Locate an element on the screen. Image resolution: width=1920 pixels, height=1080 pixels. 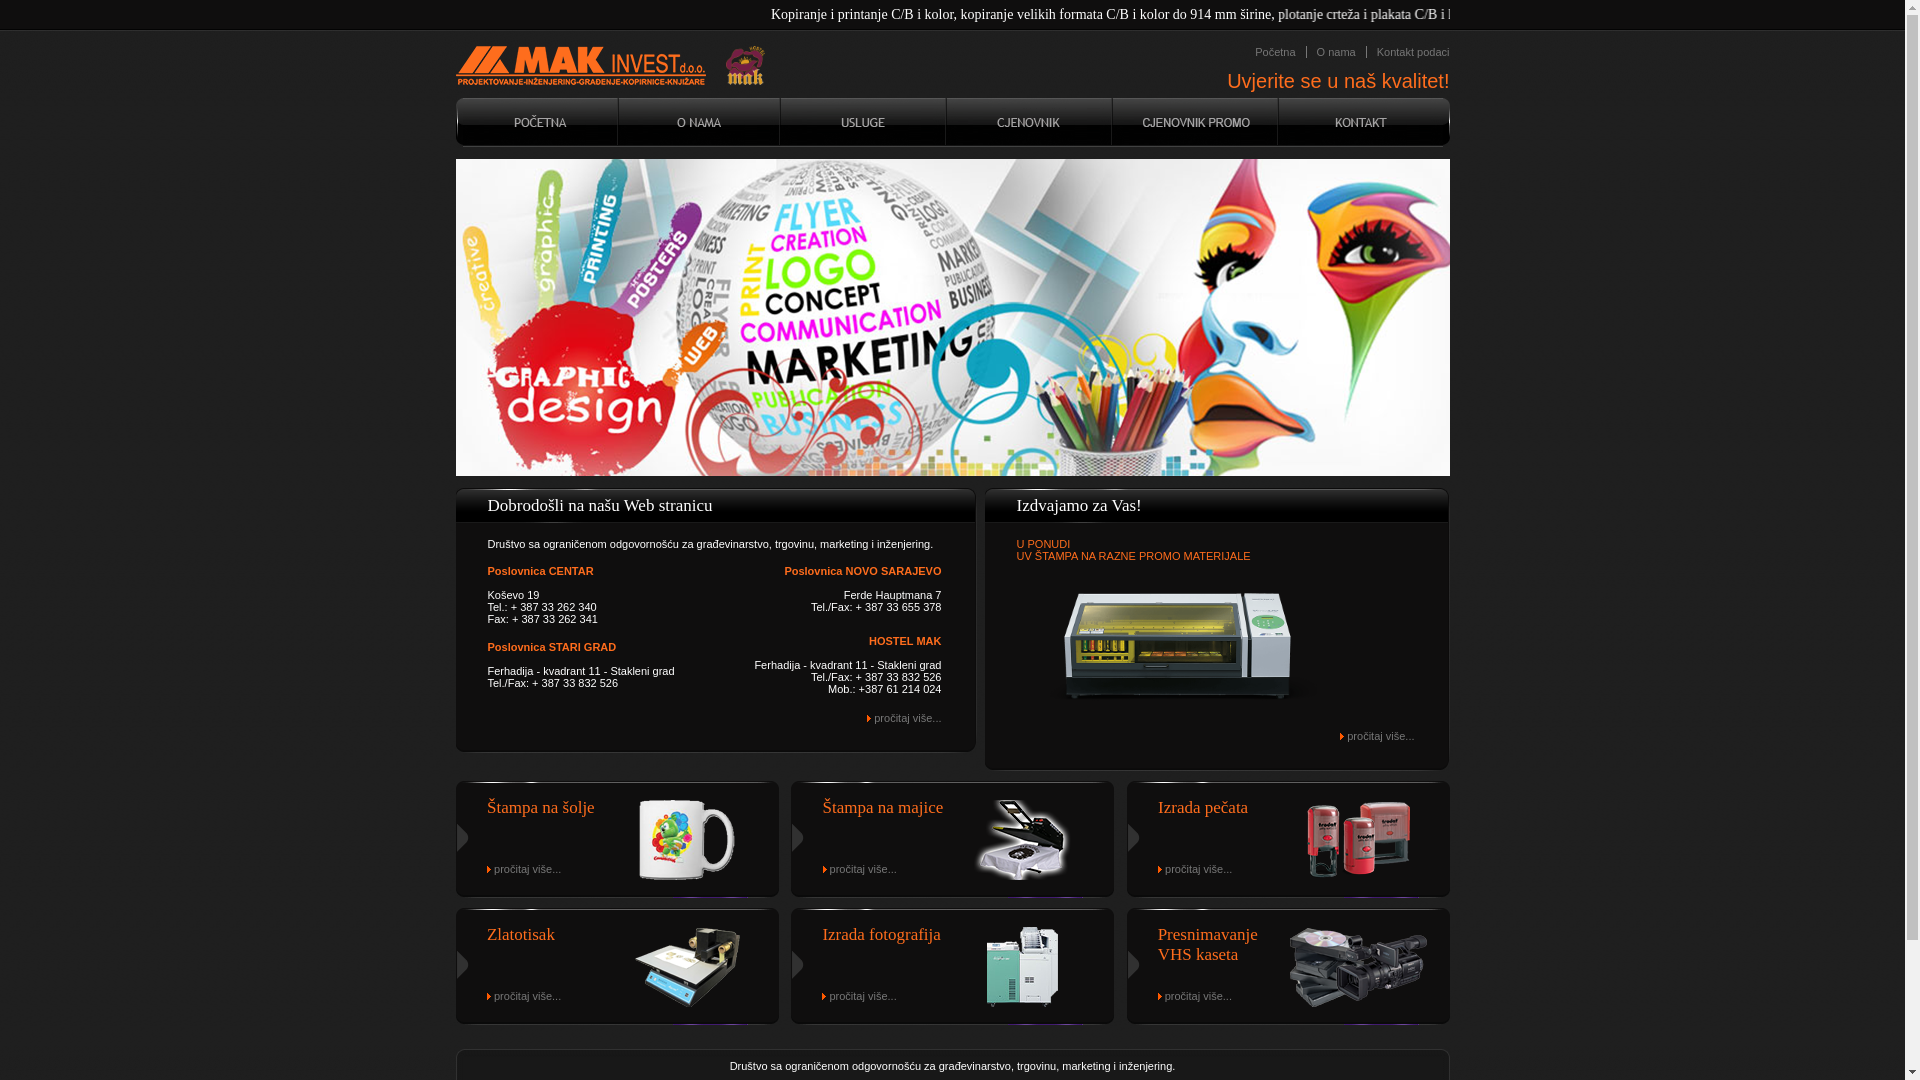
'Kontakt podaci' is located at coordinates (1407, 50).